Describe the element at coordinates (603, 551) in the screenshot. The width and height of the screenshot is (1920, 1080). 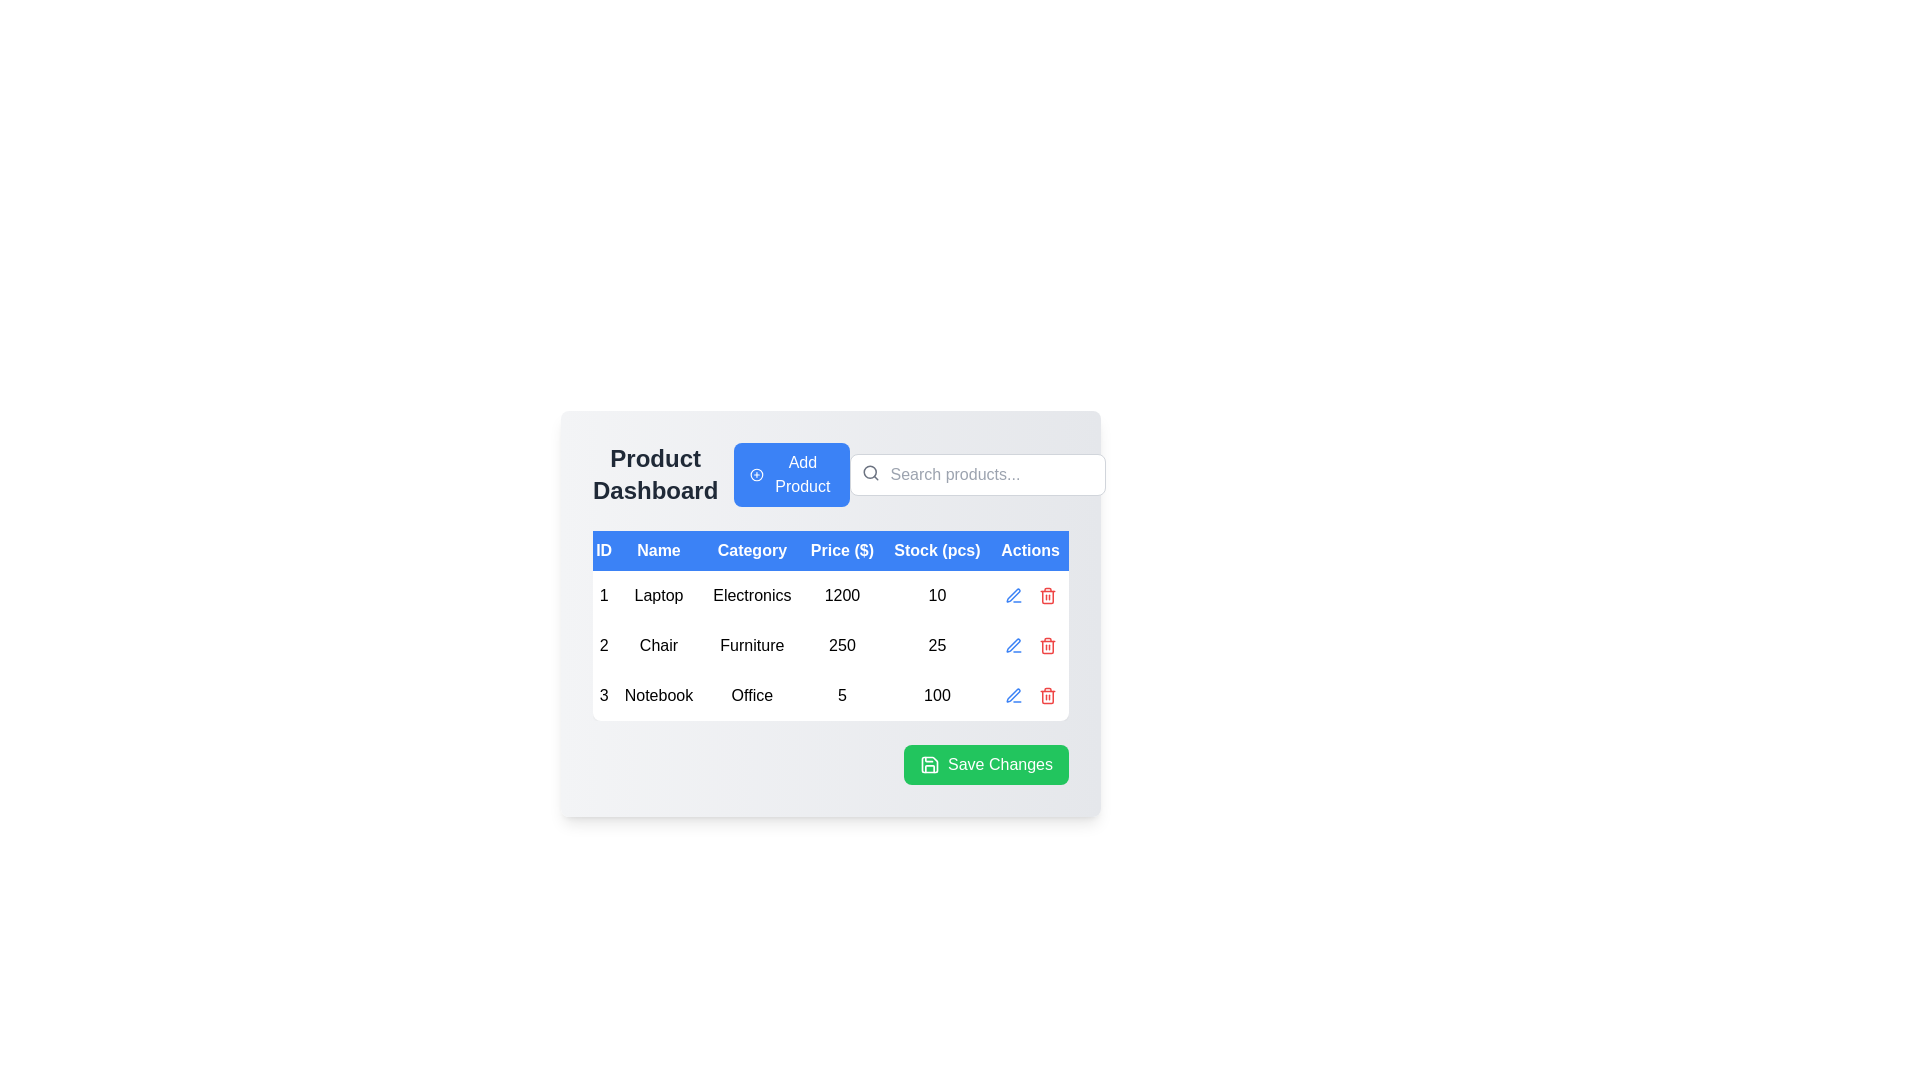
I see `the first column header of the table, which indicates unique identifiers (IDs) for the listed items` at that location.